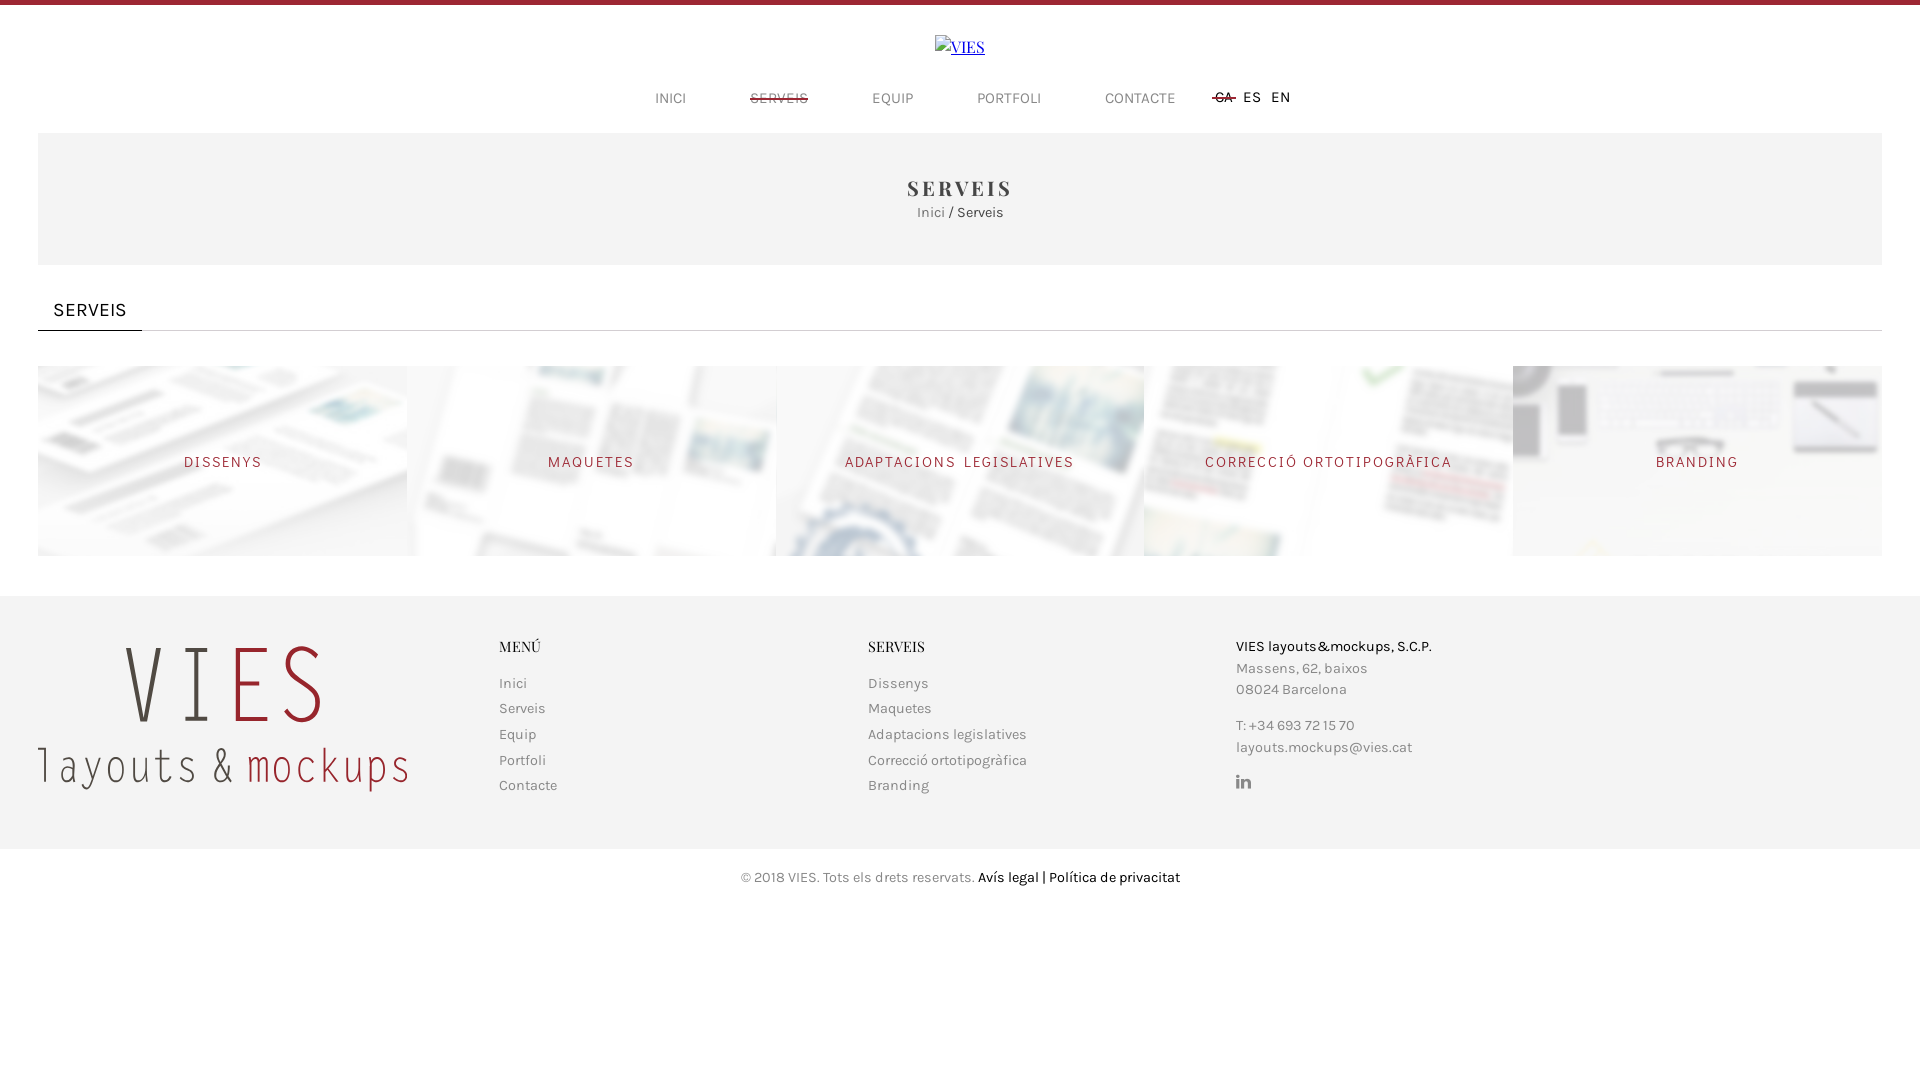  What do you see at coordinates (1223, 96) in the screenshot?
I see `'CA'` at bounding box center [1223, 96].